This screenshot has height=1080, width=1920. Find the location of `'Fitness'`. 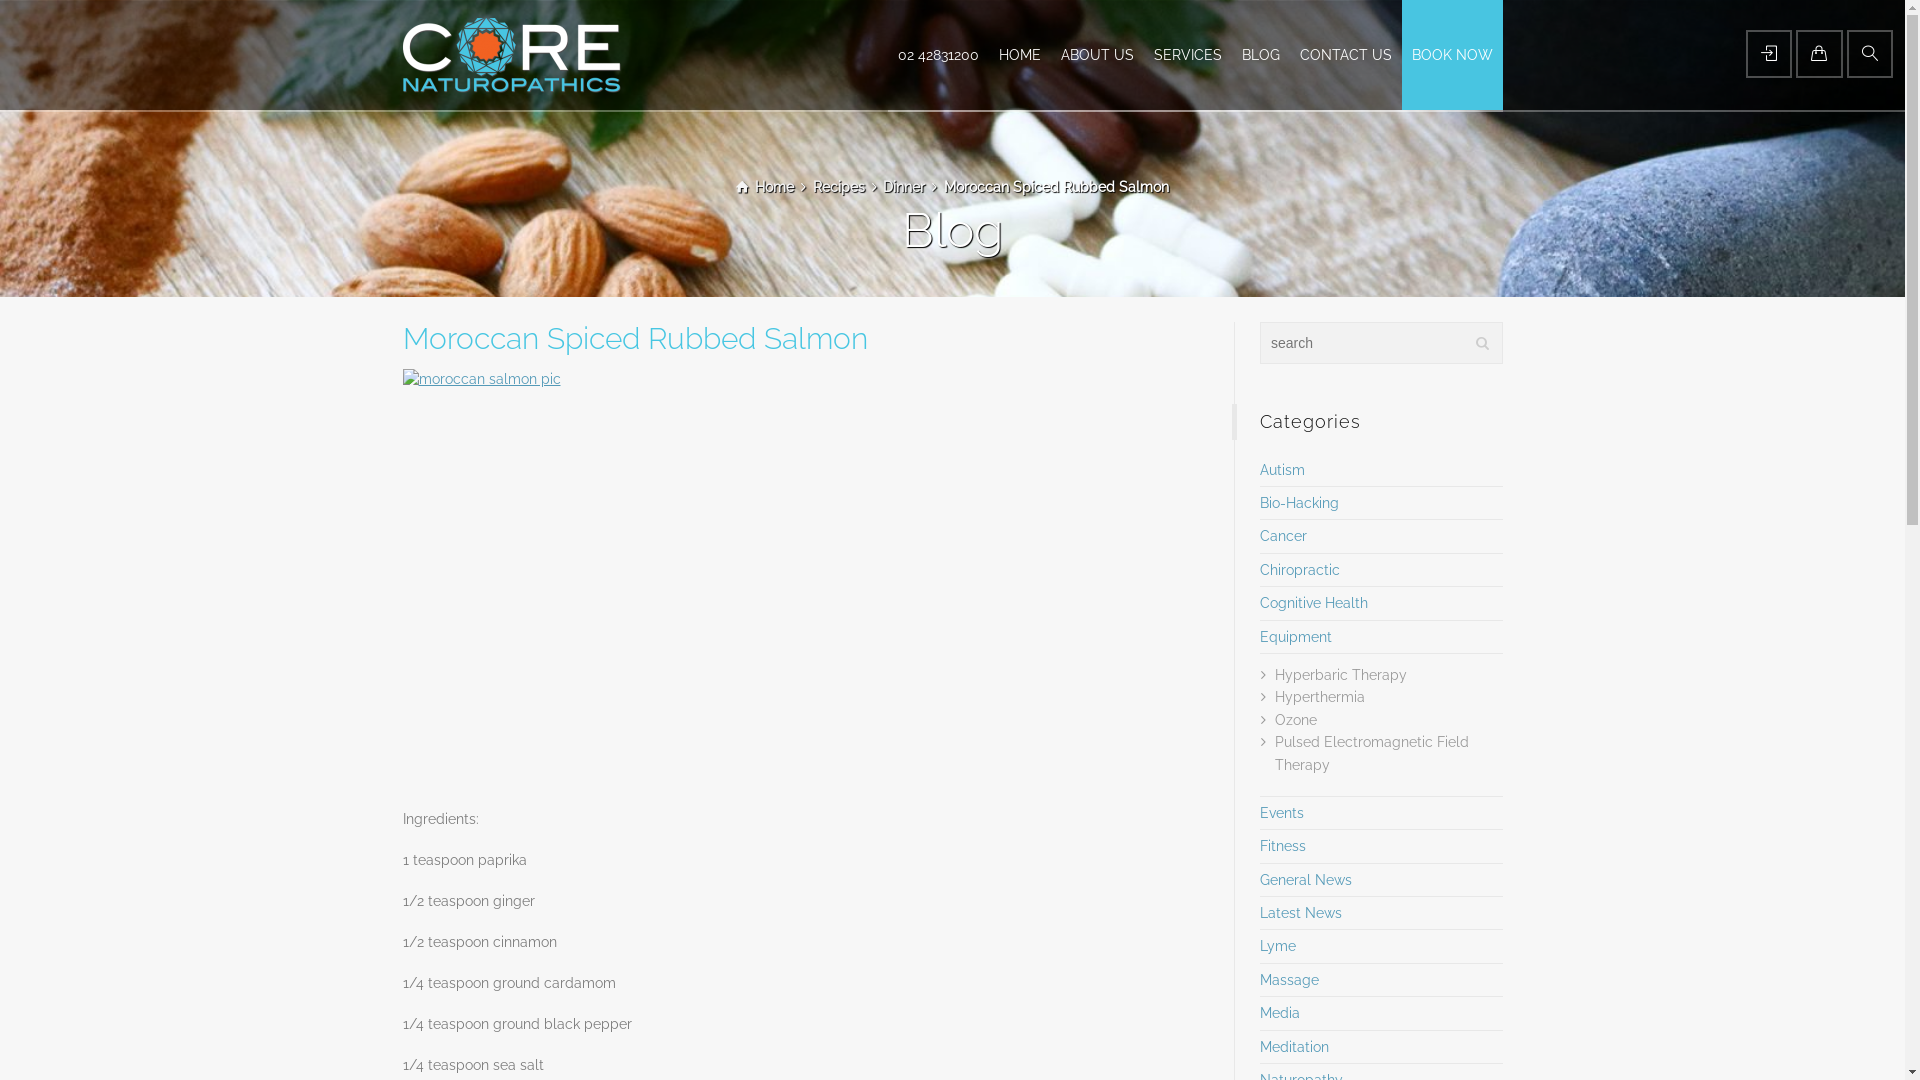

'Fitness' is located at coordinates (1282, 845).